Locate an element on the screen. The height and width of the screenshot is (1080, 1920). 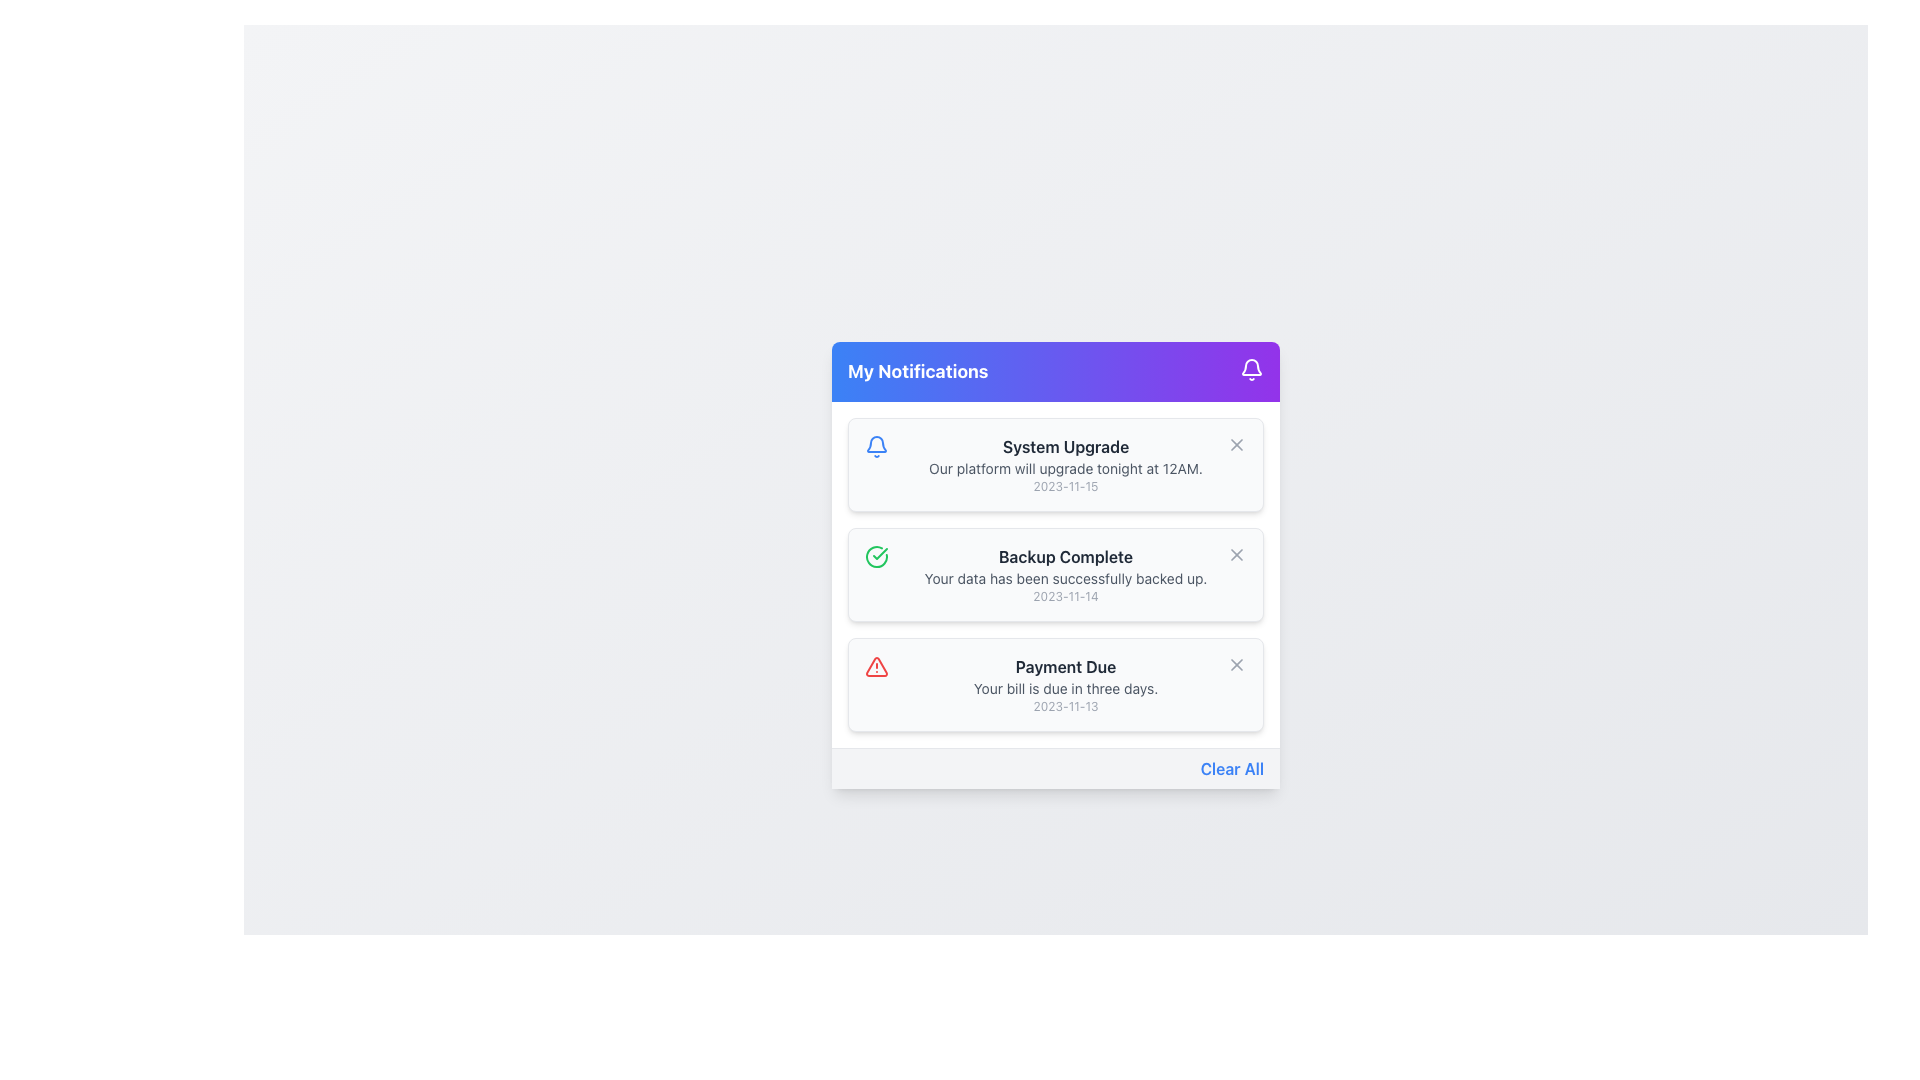
the lower component of the bell icon representing notifications located in the top-right corner of the dark blue notification header bar is located at coordinates (877, 442).